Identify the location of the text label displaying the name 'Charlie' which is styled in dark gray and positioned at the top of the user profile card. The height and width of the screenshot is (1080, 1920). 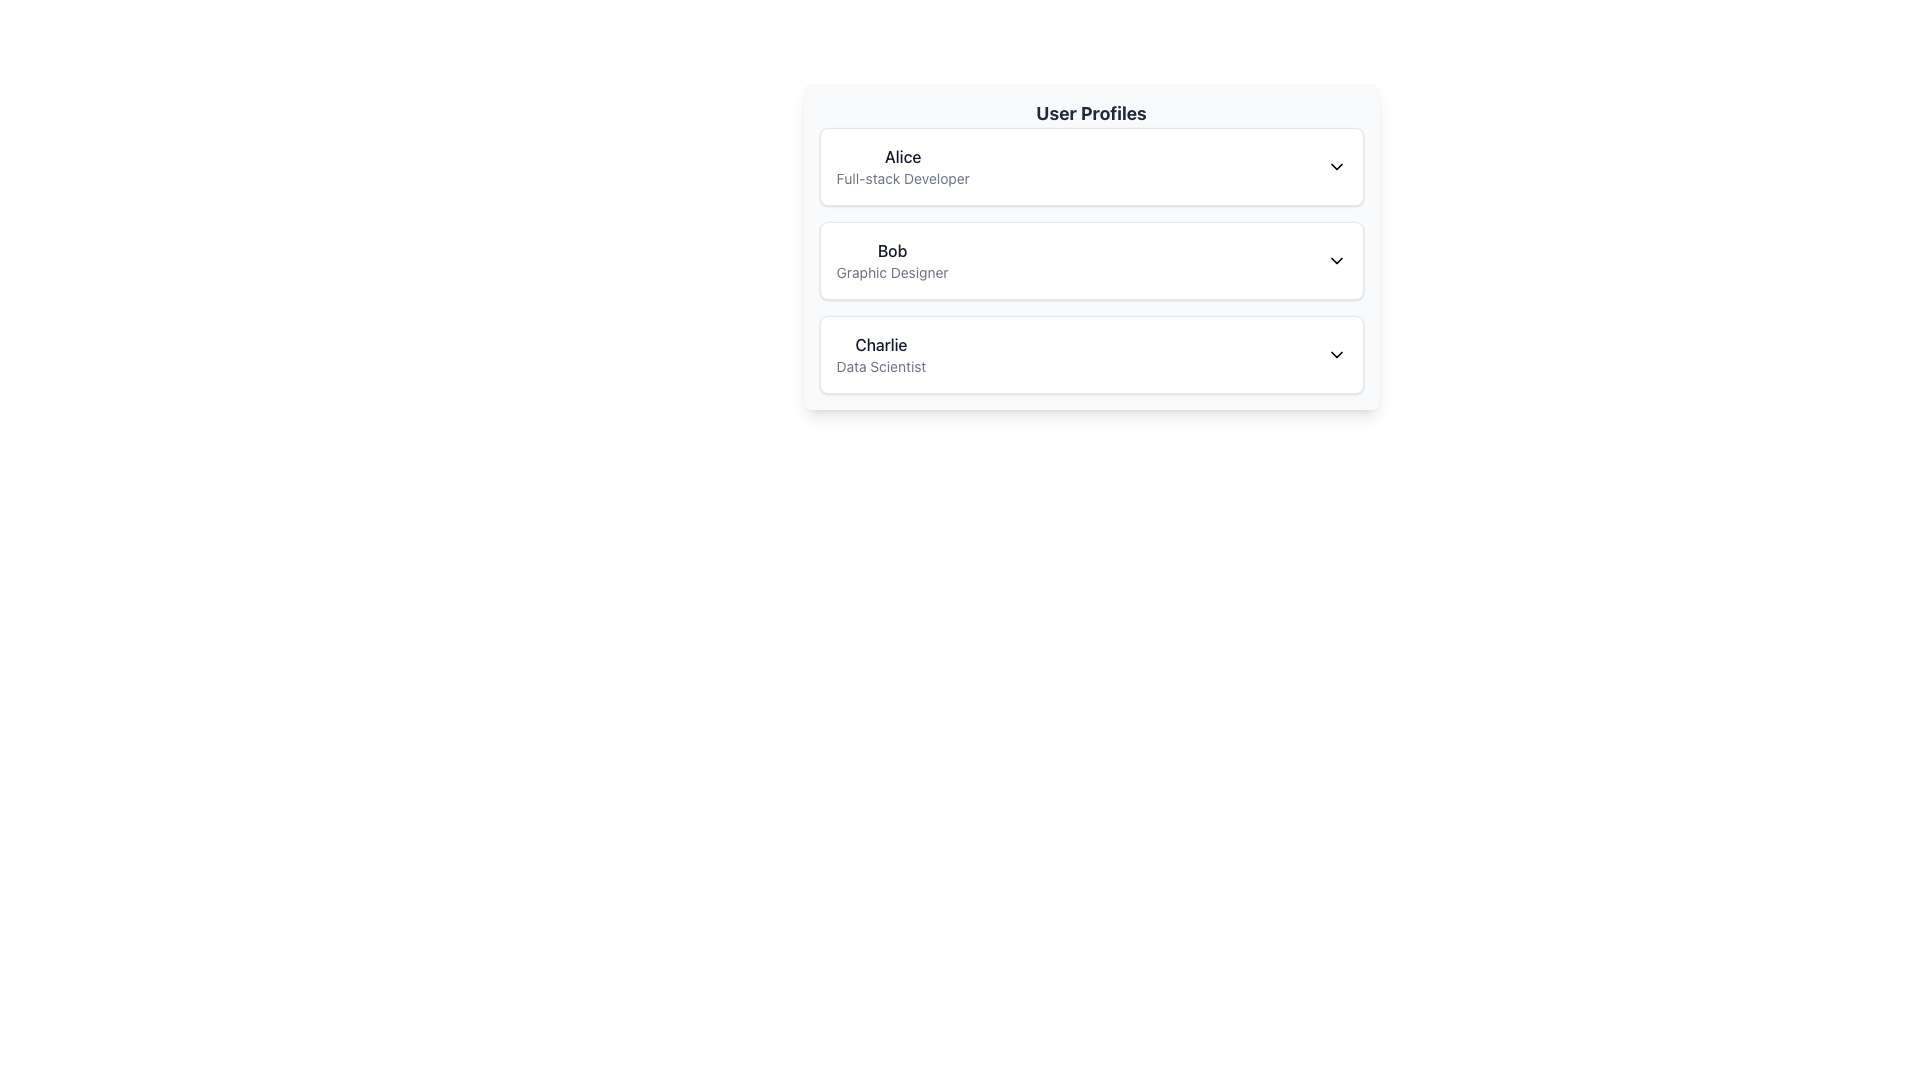
(880, 343).